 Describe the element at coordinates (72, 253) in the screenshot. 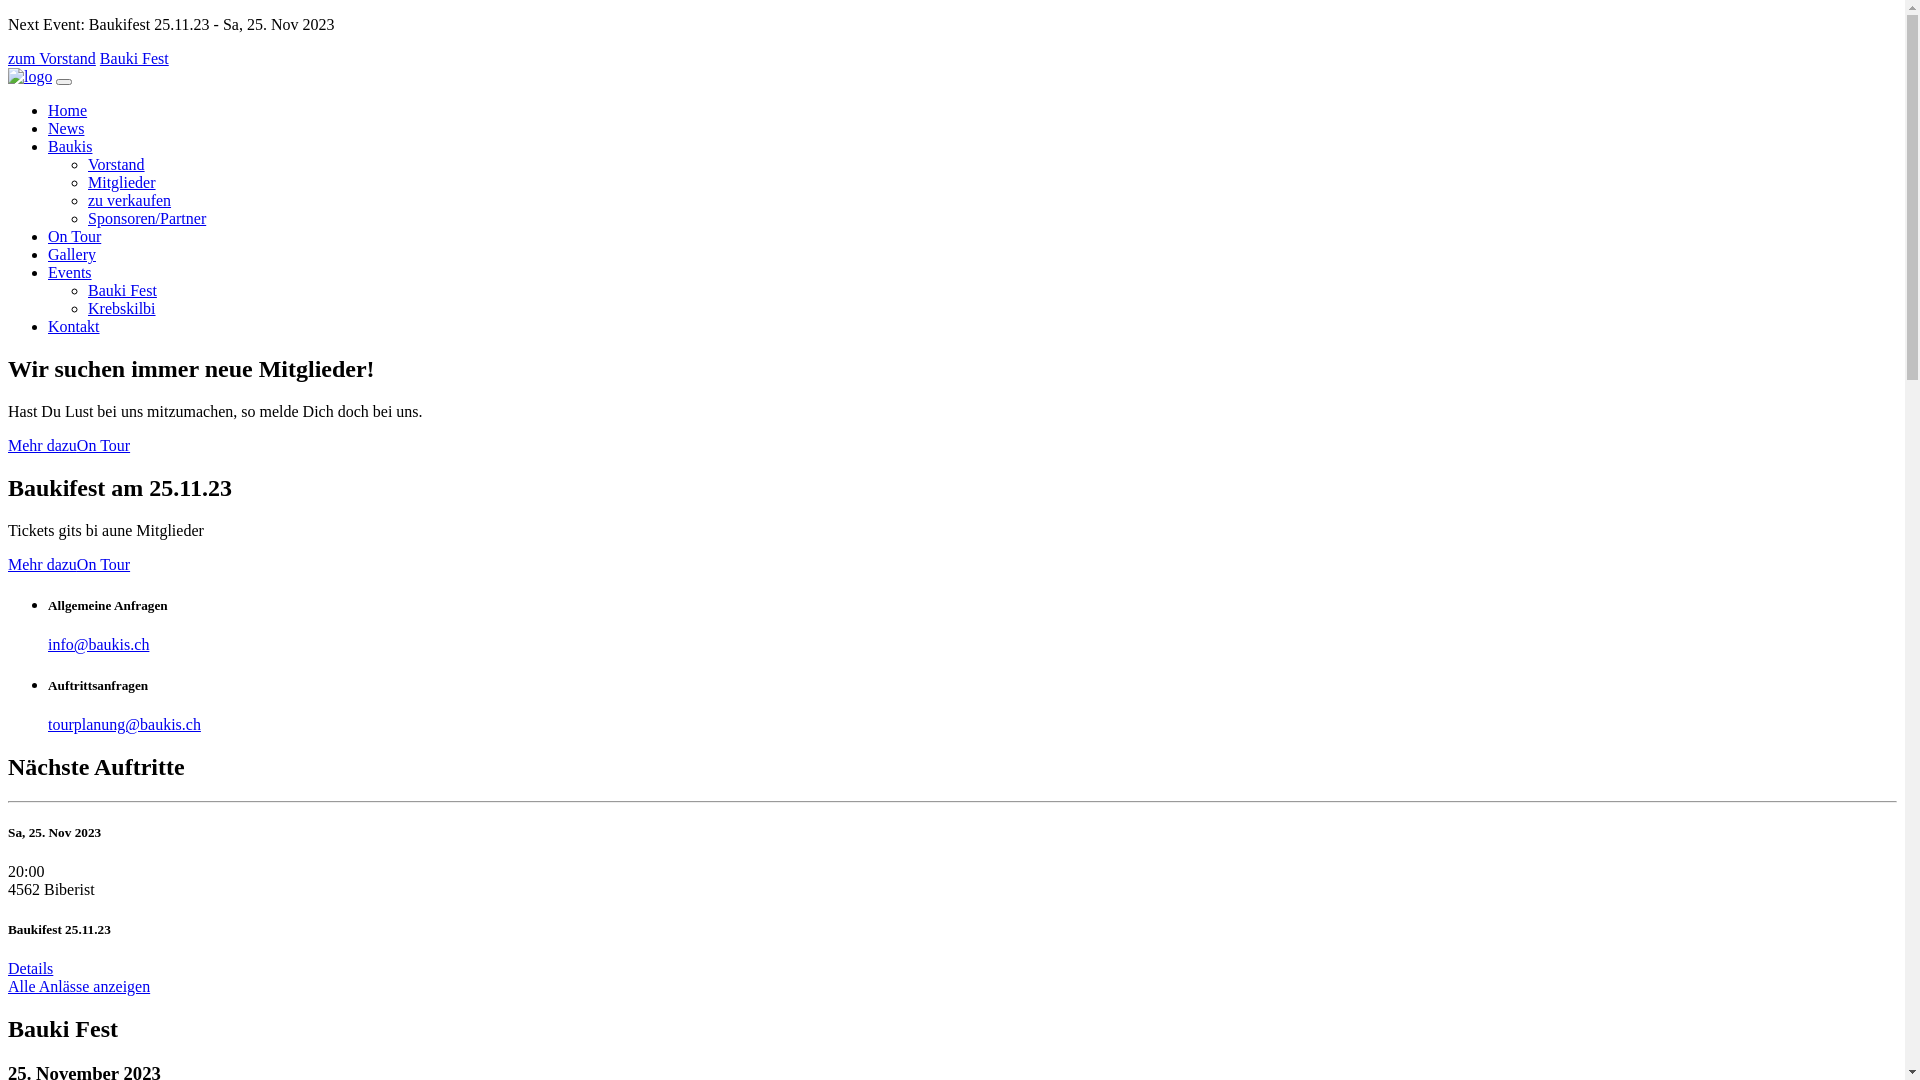

I see `'Gallery'` at that location.